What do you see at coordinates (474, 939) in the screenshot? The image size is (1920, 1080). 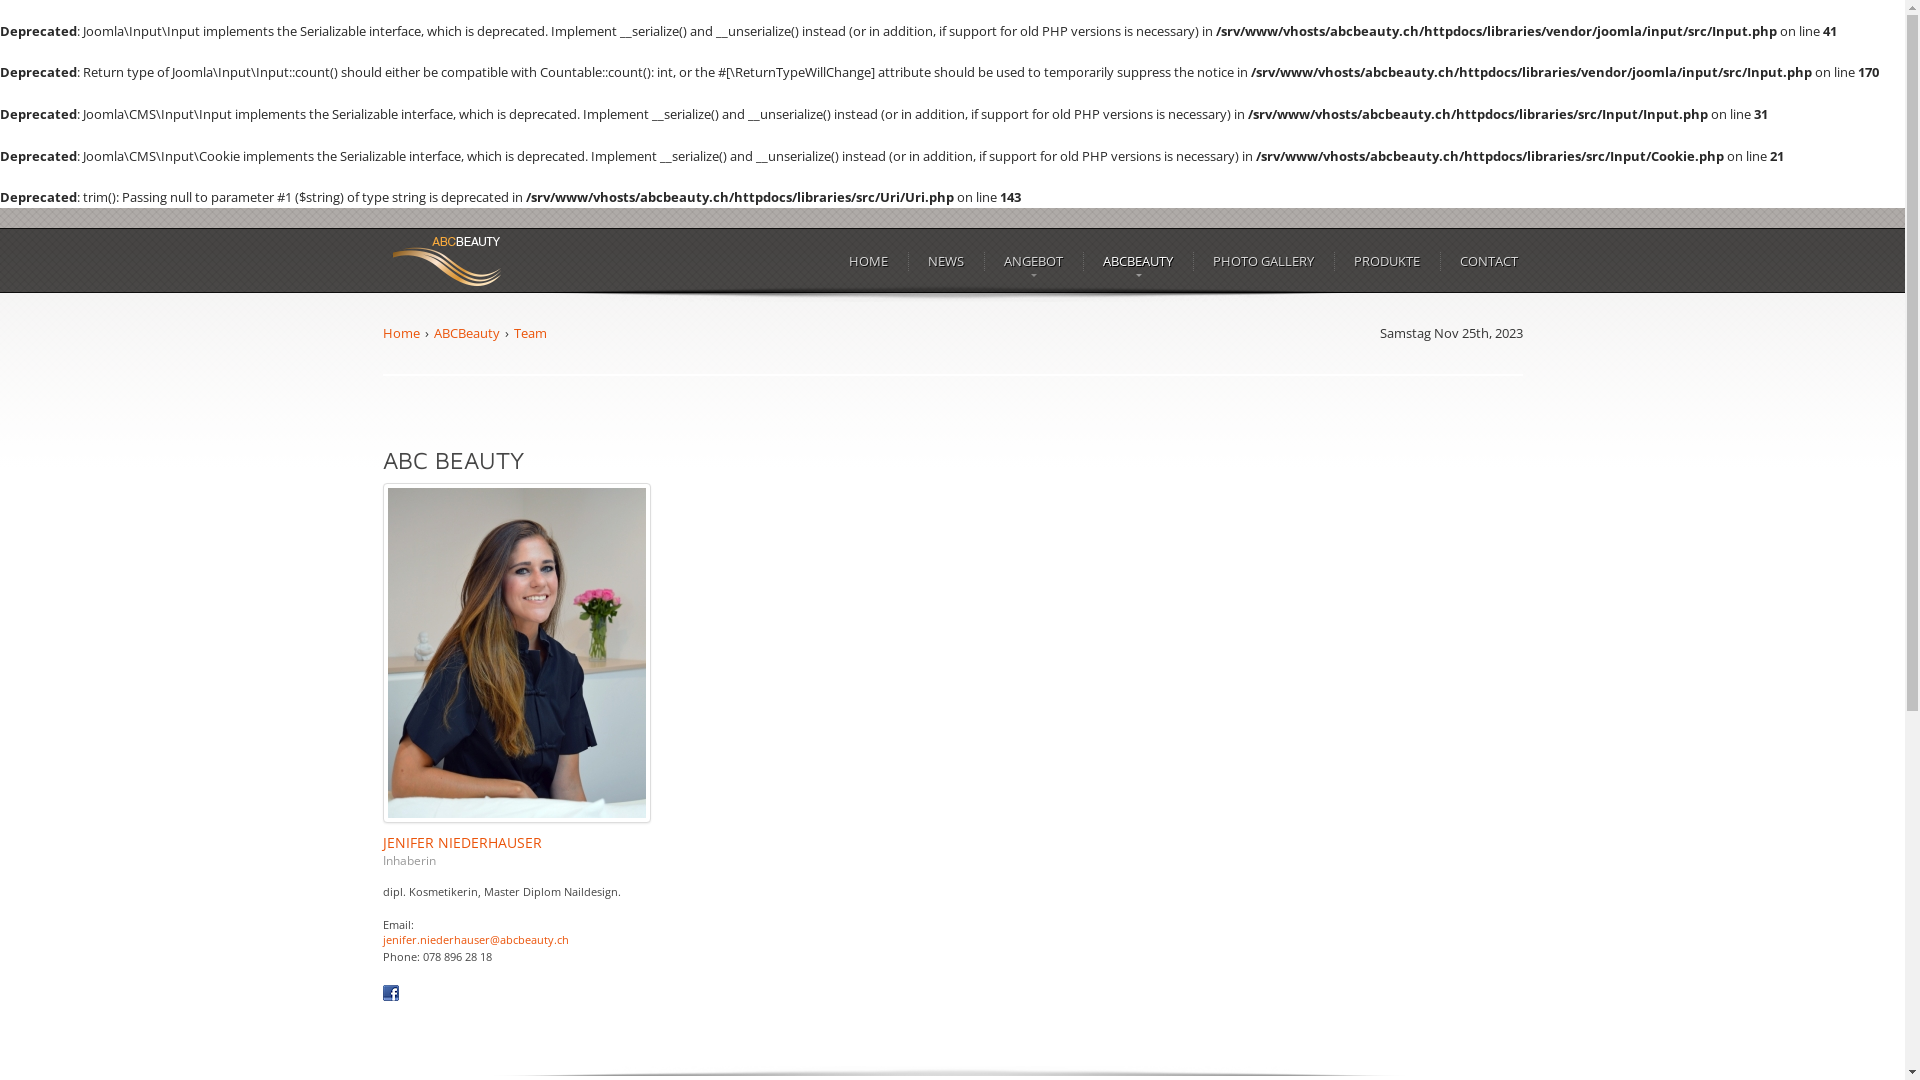 I see `'jenifer.niederhauser@abcbeauty.ch'` at bounding box center [474, 939].